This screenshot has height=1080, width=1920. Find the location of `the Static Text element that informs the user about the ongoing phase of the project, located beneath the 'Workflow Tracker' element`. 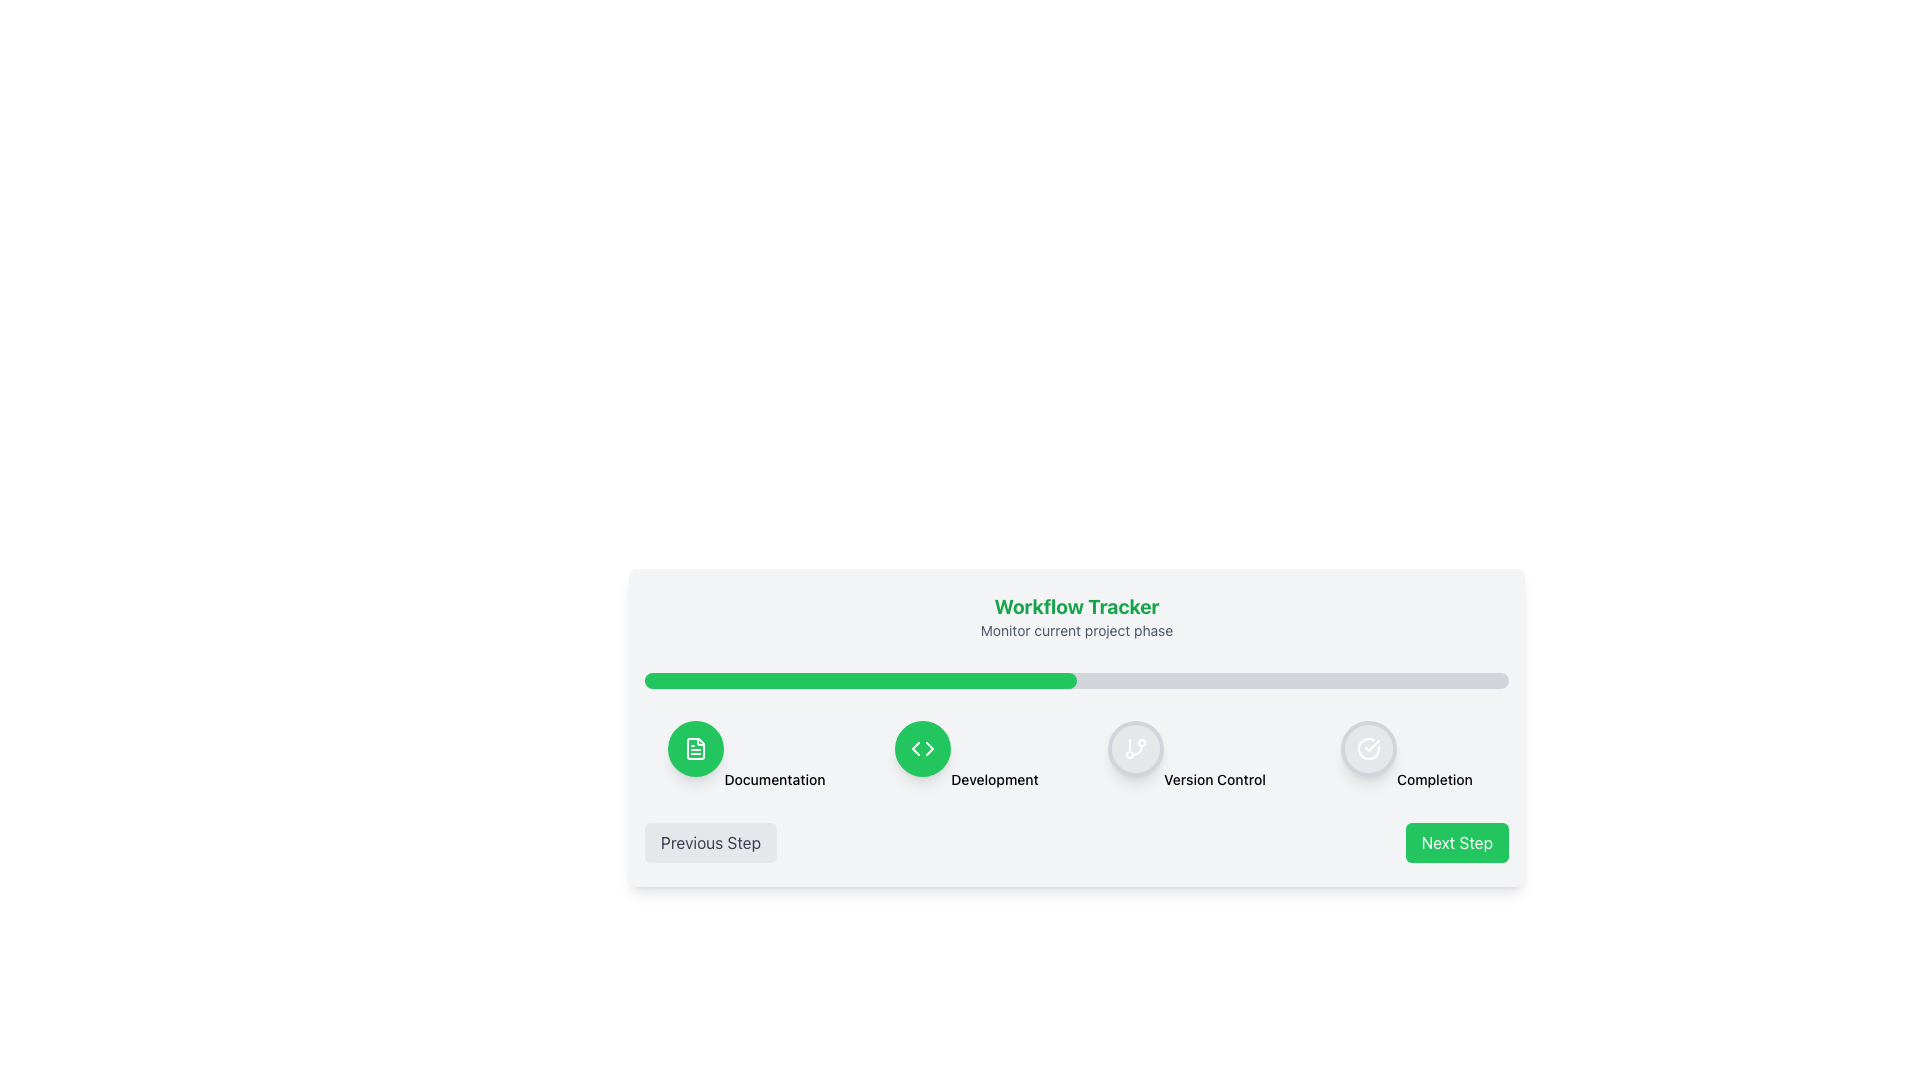

the Static Text element that informs the user about the ongoing phase of the project, located beneath the 'Workflow Tracker' element is located at coordinates (1075, 631).